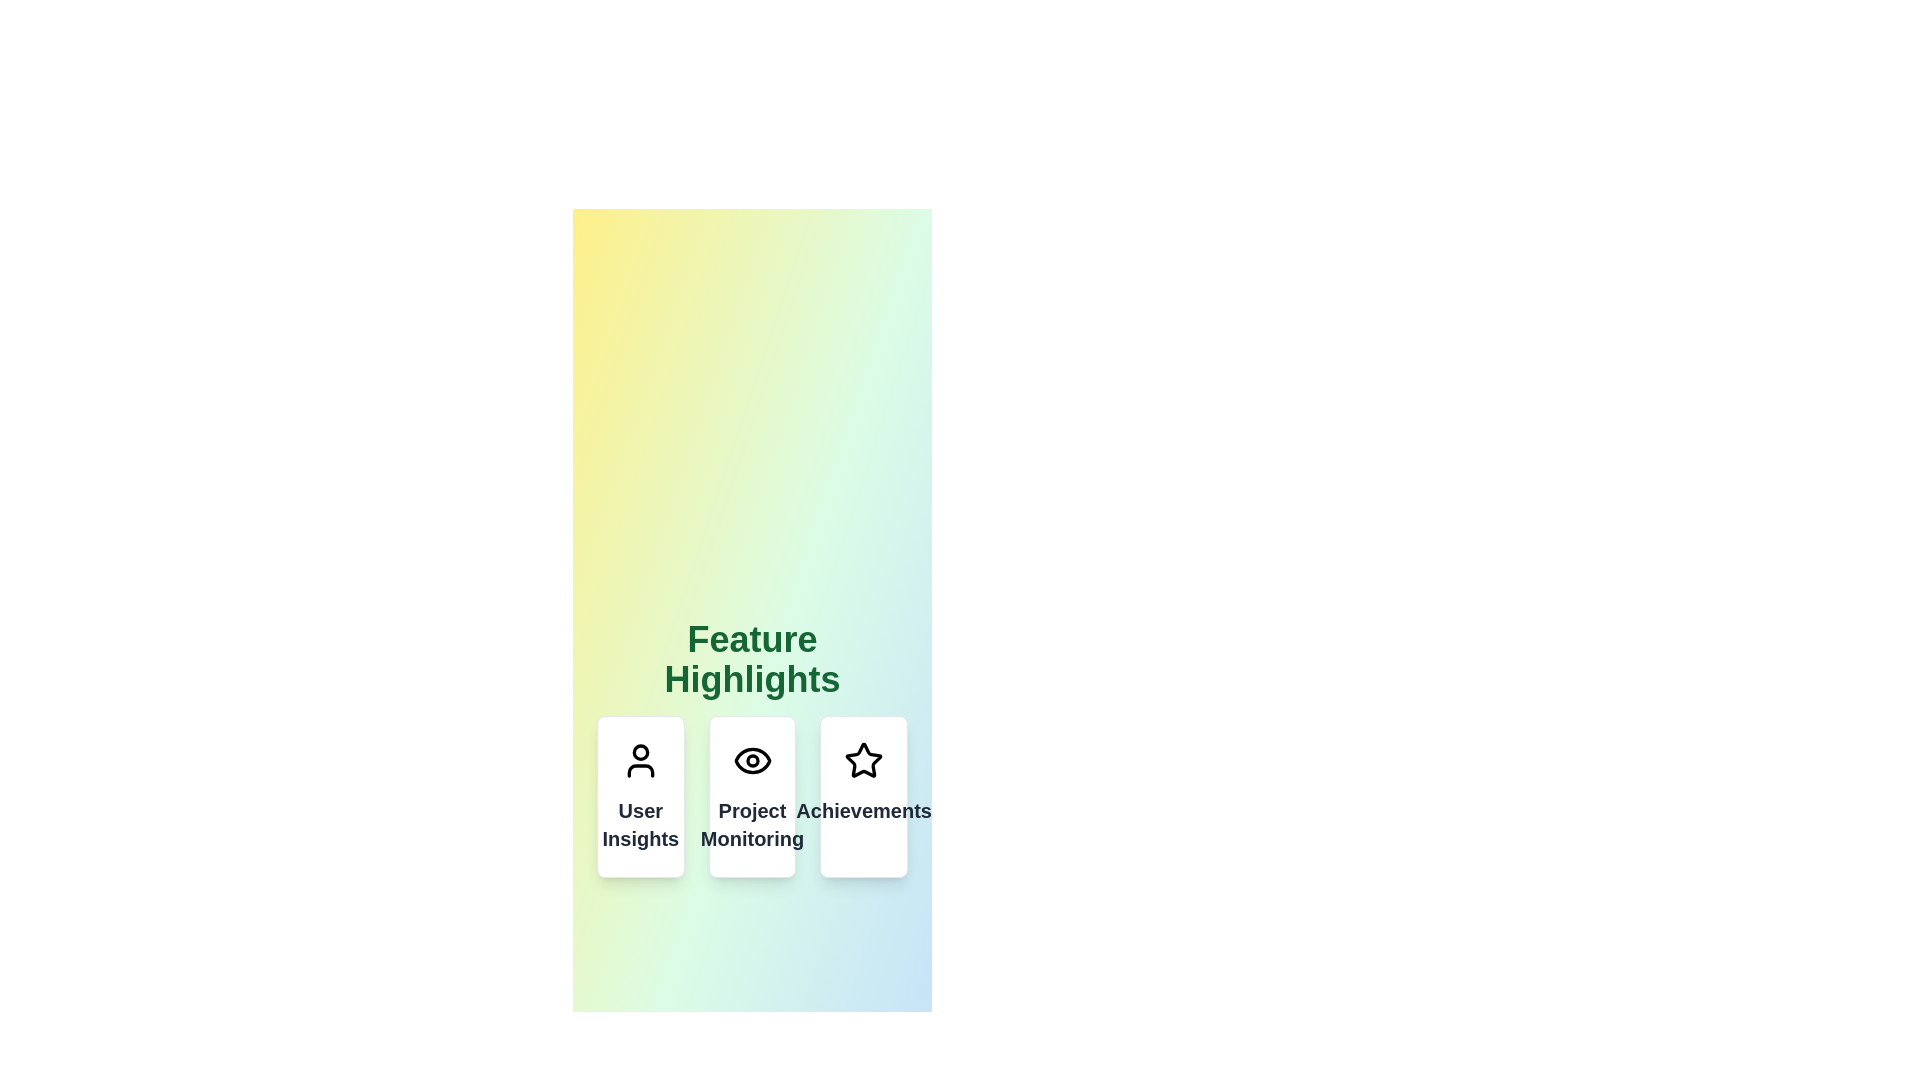 This screenshot has width=1920, height=1080. What do you see at coordinates (640, 760) in the screenshot?
I see `the user profile icon located at the top of the 'User Insights' card, which serves as a visual indicator for user-related features` at bounding box center [640, 760].